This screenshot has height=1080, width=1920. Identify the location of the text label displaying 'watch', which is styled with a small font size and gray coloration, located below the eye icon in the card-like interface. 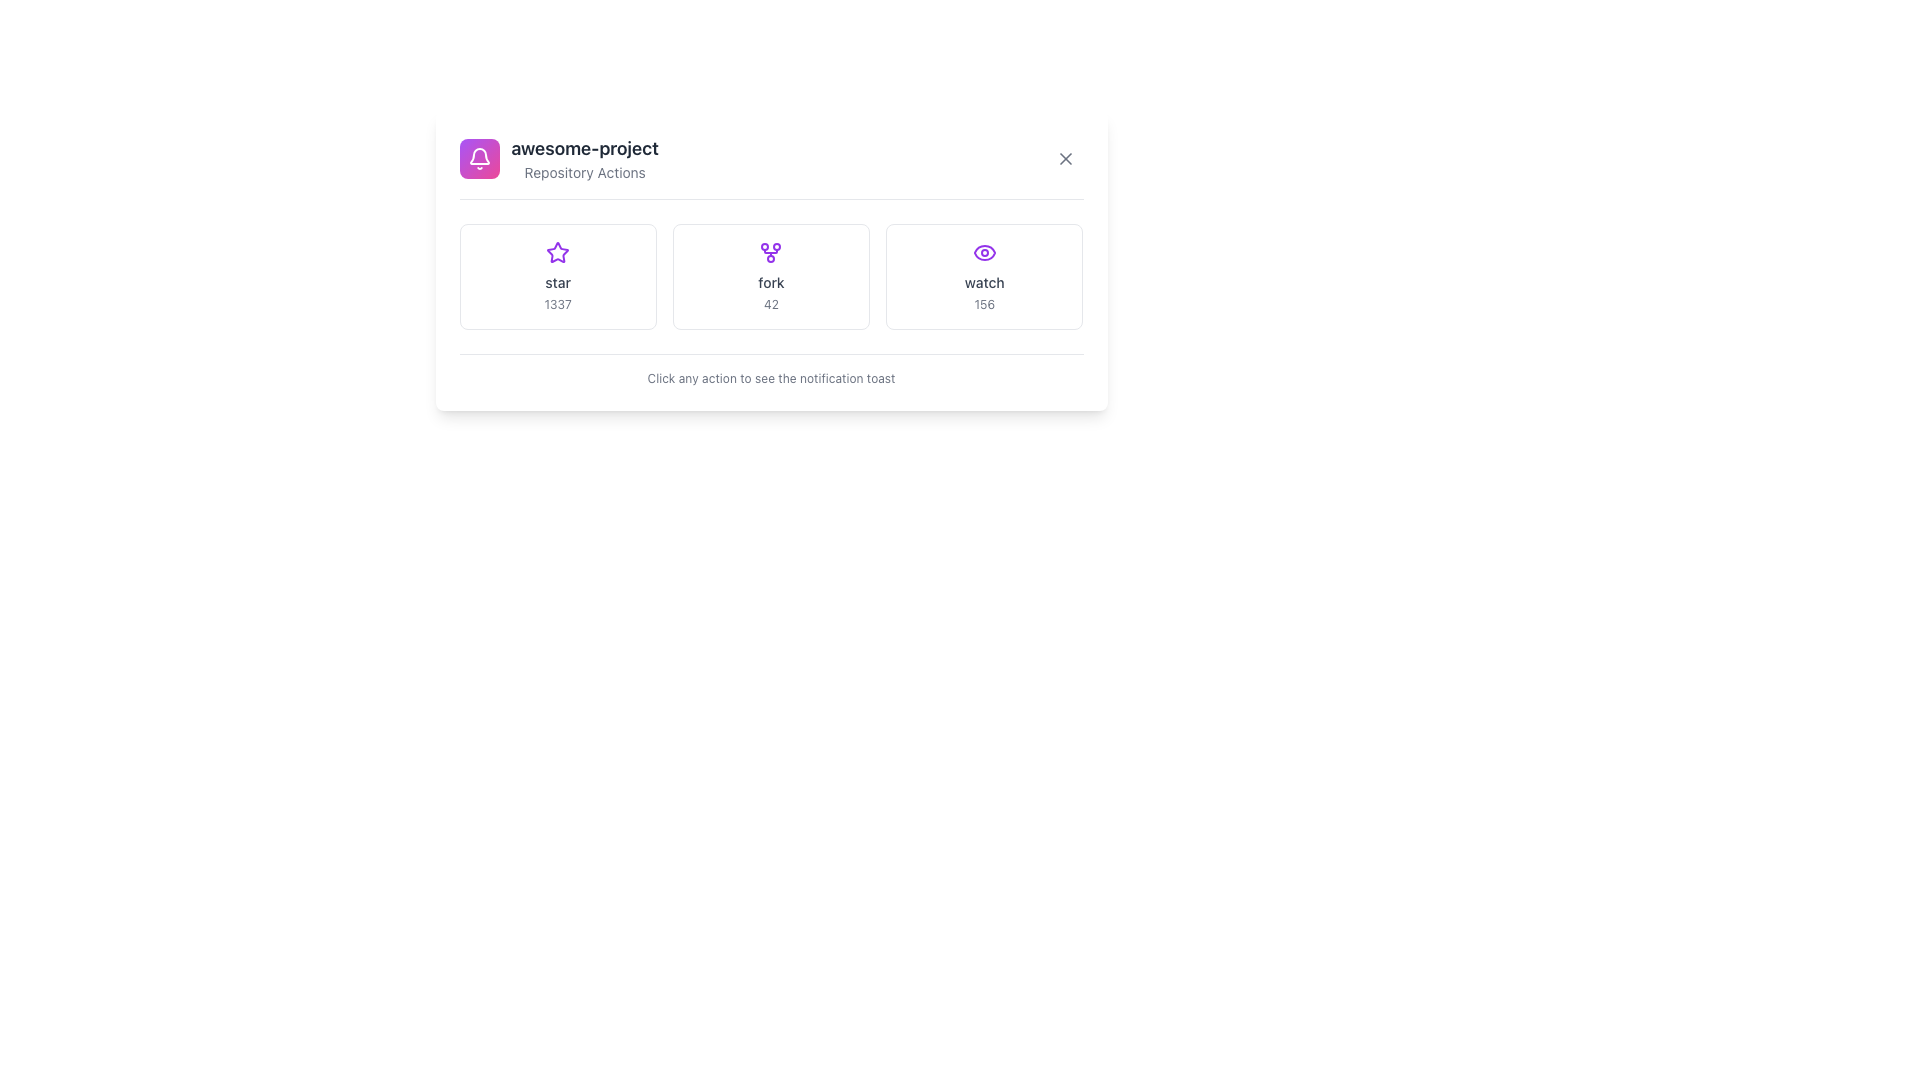
(984, 282).